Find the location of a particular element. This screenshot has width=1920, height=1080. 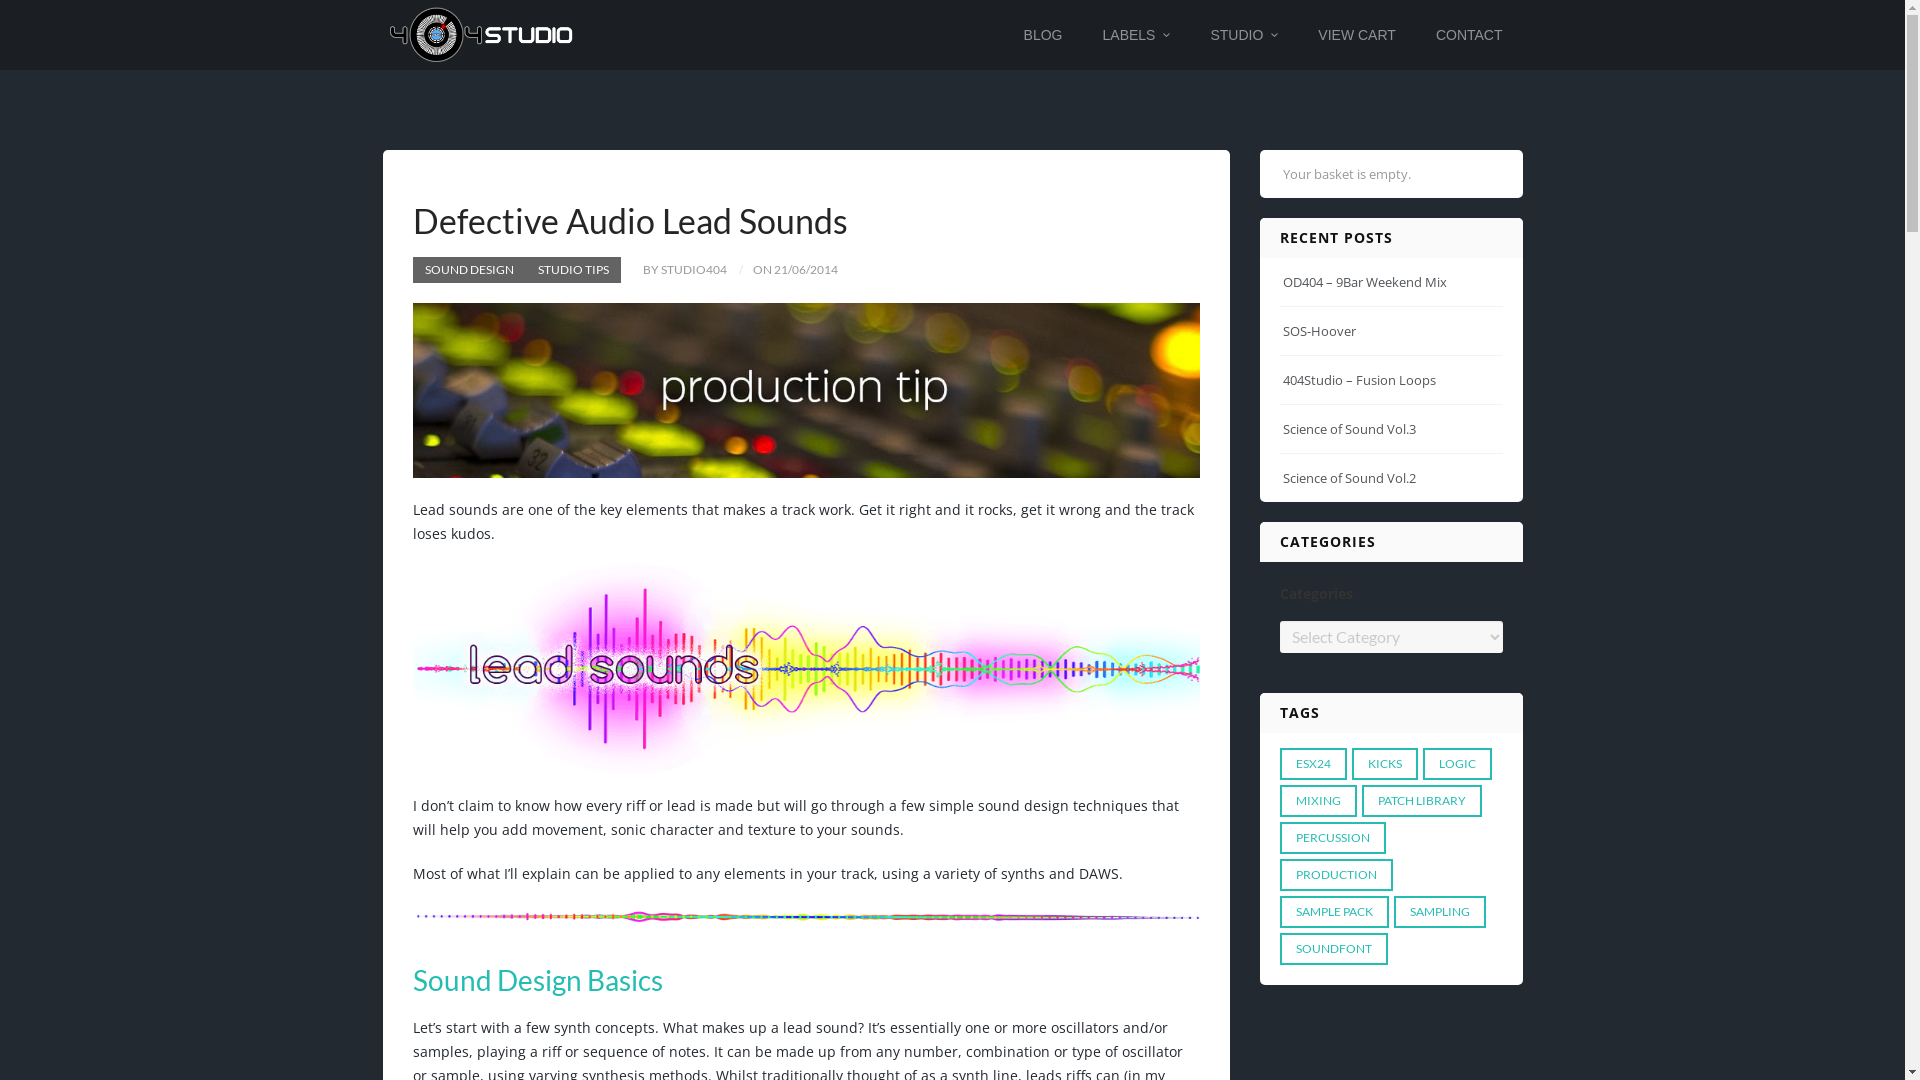

'Science of Sound Vol.2' is located at coordinates (1349, 478).